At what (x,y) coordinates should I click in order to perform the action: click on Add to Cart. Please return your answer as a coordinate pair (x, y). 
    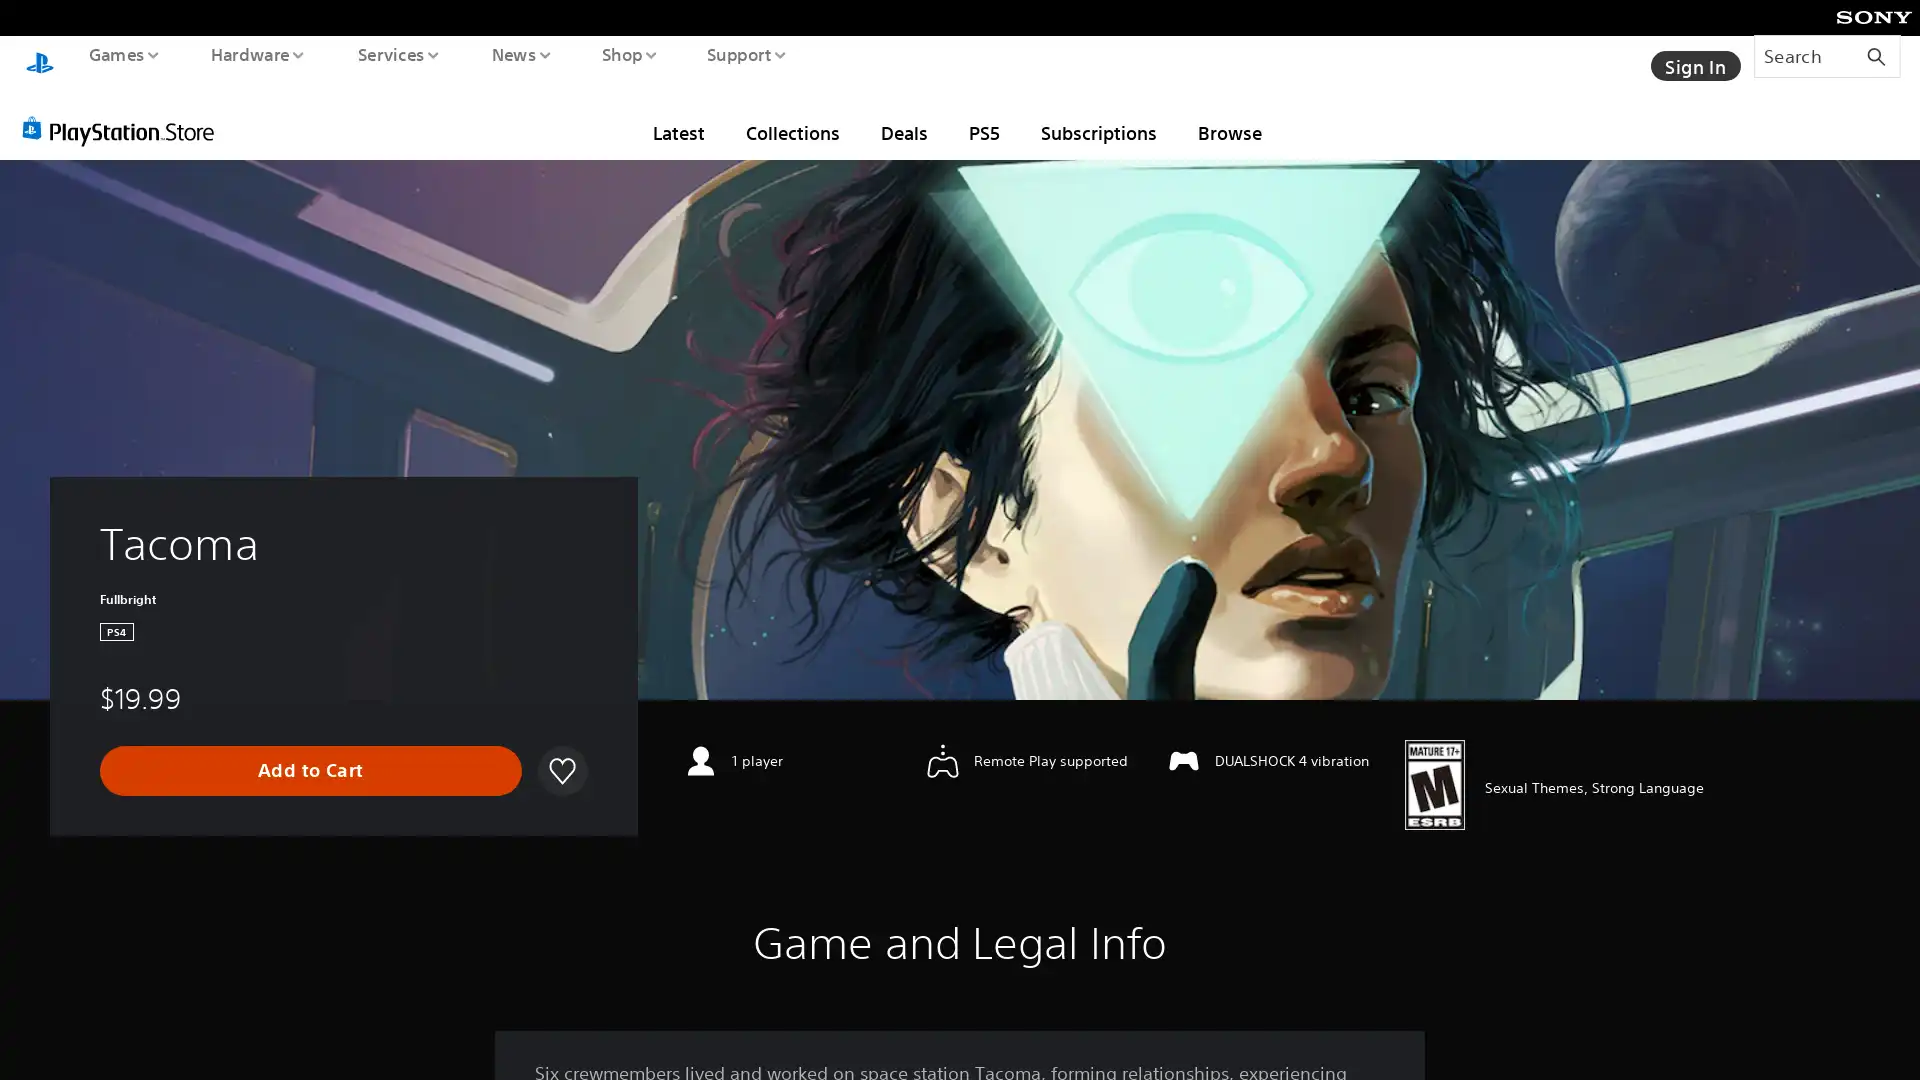
    Looking at the image, I should click on (310, 751).